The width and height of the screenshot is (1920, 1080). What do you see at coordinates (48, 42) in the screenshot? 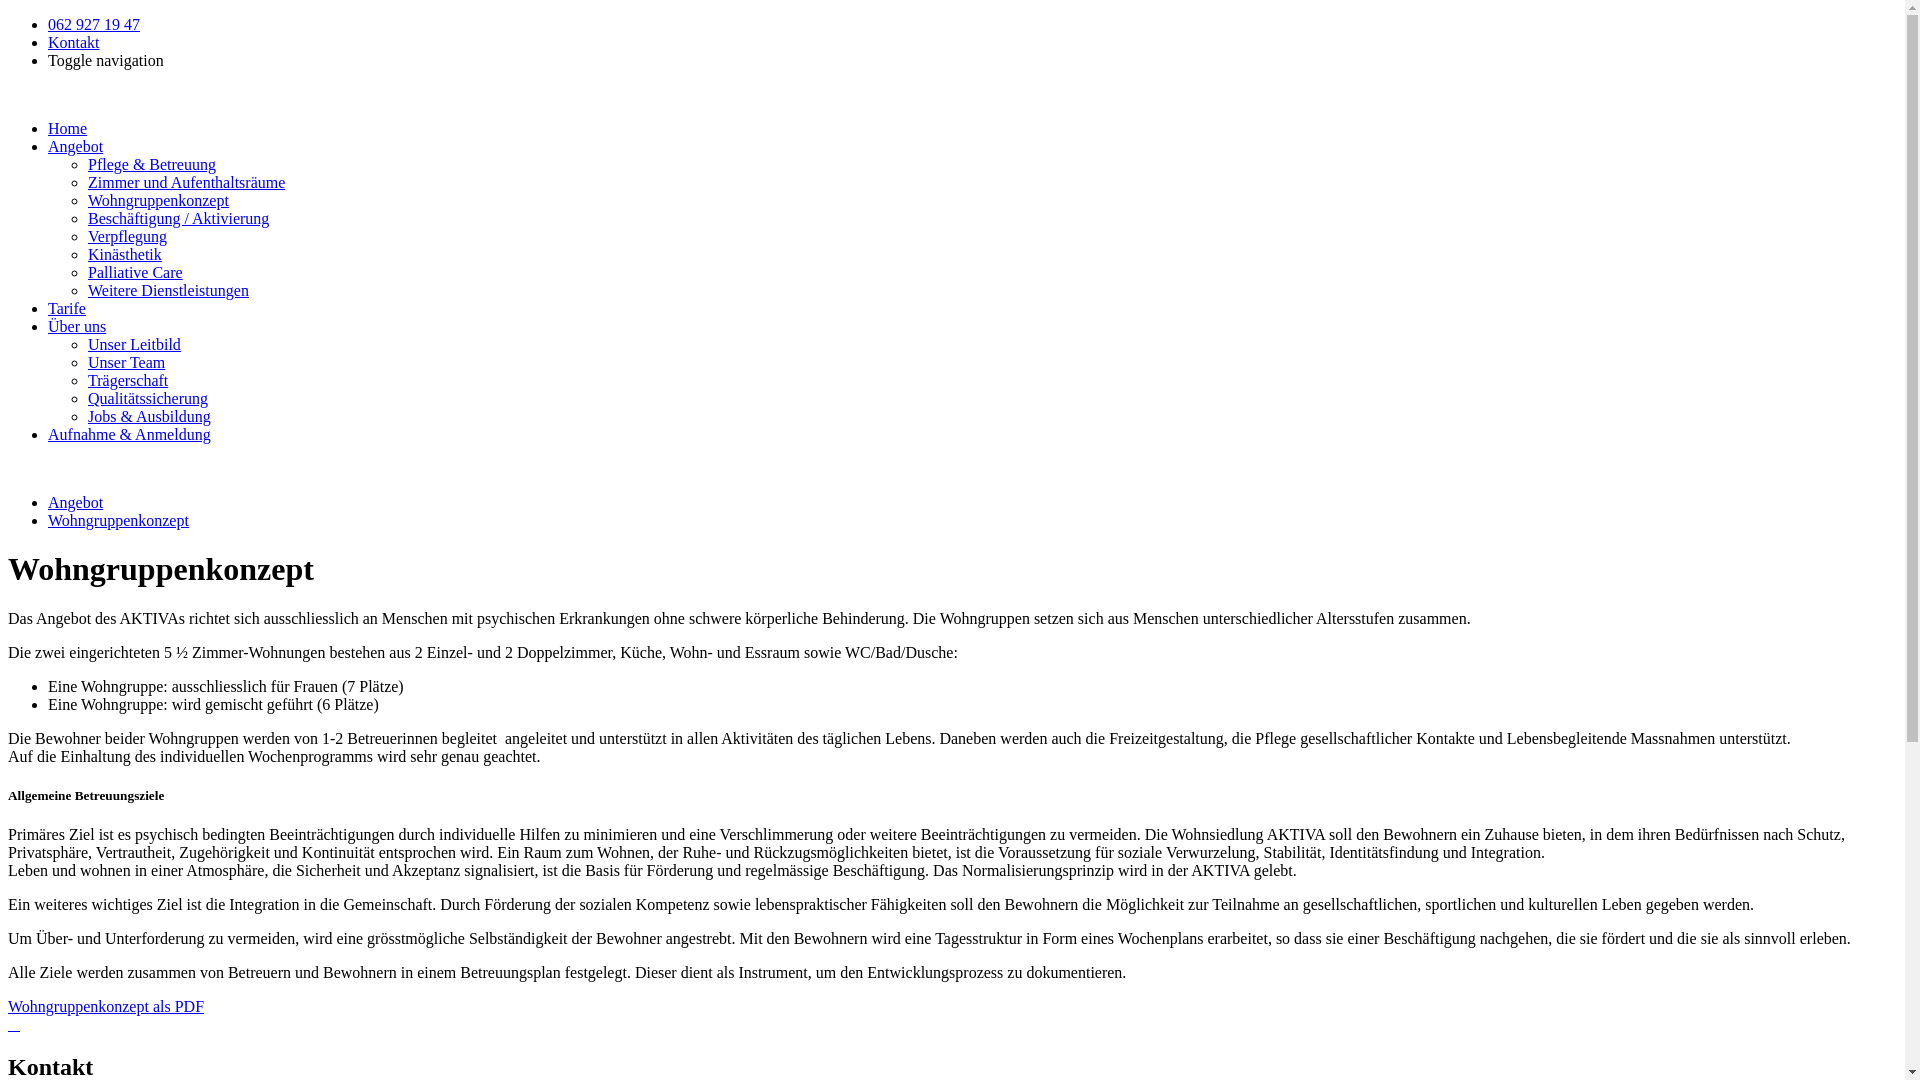
I see `'Kontakt'` at bounding box center [48, 42].